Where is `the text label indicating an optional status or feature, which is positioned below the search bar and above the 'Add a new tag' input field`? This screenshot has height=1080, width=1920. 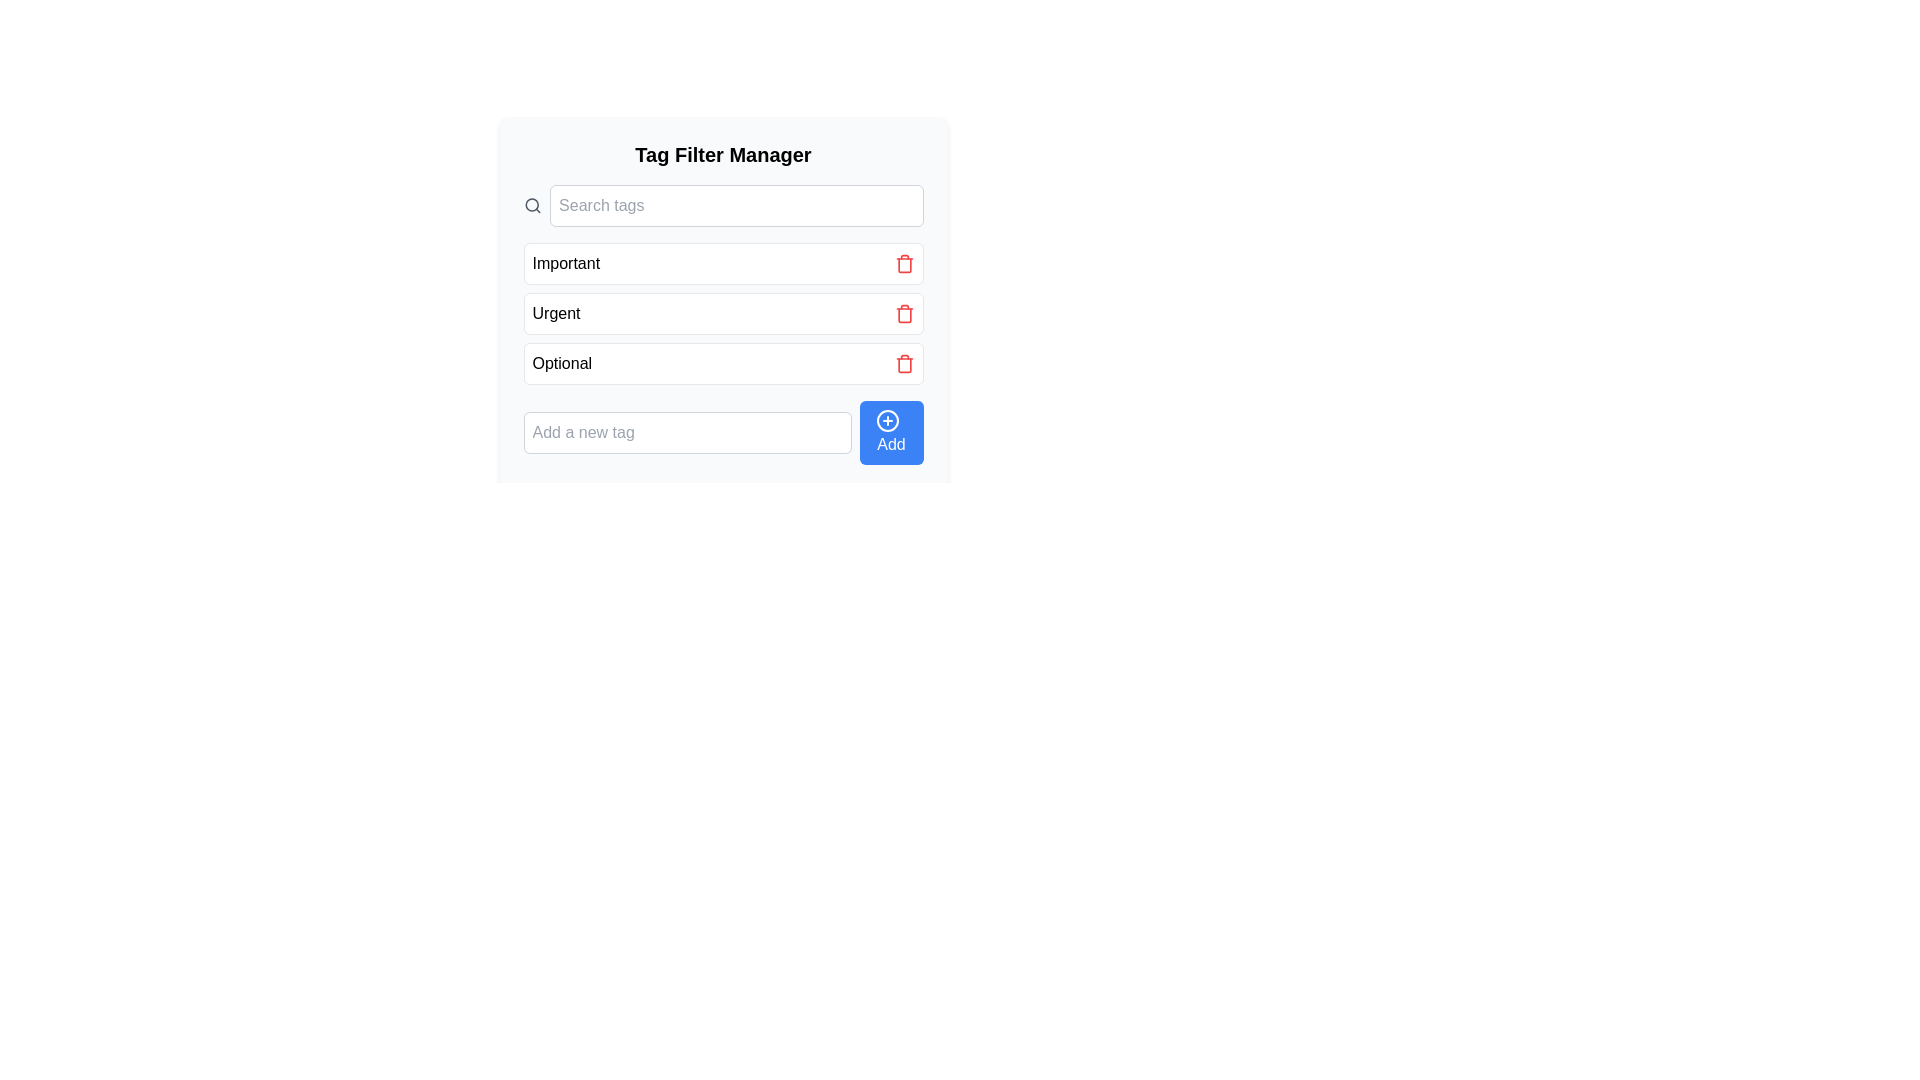 the text label indicating an optional status or feature, which is positioned below the search bar and above the 'Add a new tag' input field is located at coordinates (561, 363).